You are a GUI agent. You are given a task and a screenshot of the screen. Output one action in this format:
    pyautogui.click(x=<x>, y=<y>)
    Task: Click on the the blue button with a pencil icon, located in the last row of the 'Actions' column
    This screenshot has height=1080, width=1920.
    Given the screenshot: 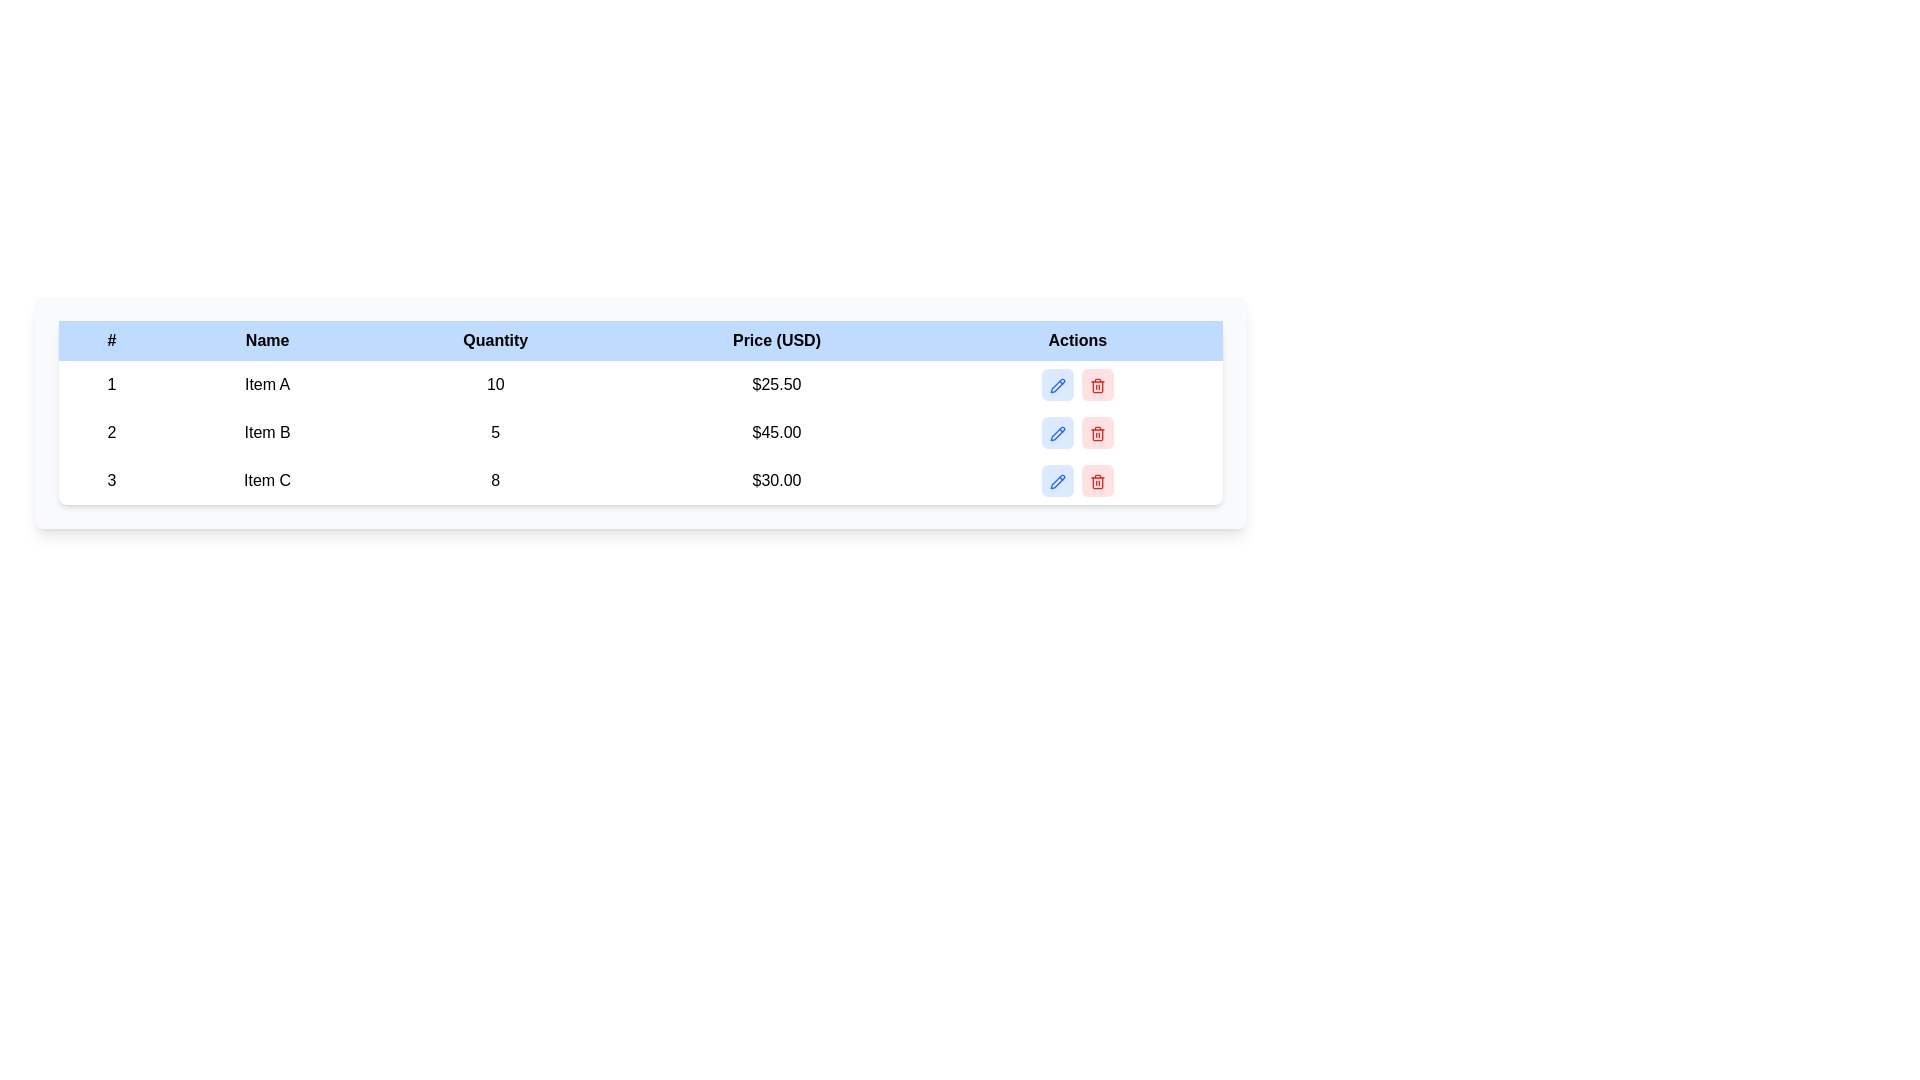 What is the action you would take?
    pyautogui.click(x=1056, y=481)
    